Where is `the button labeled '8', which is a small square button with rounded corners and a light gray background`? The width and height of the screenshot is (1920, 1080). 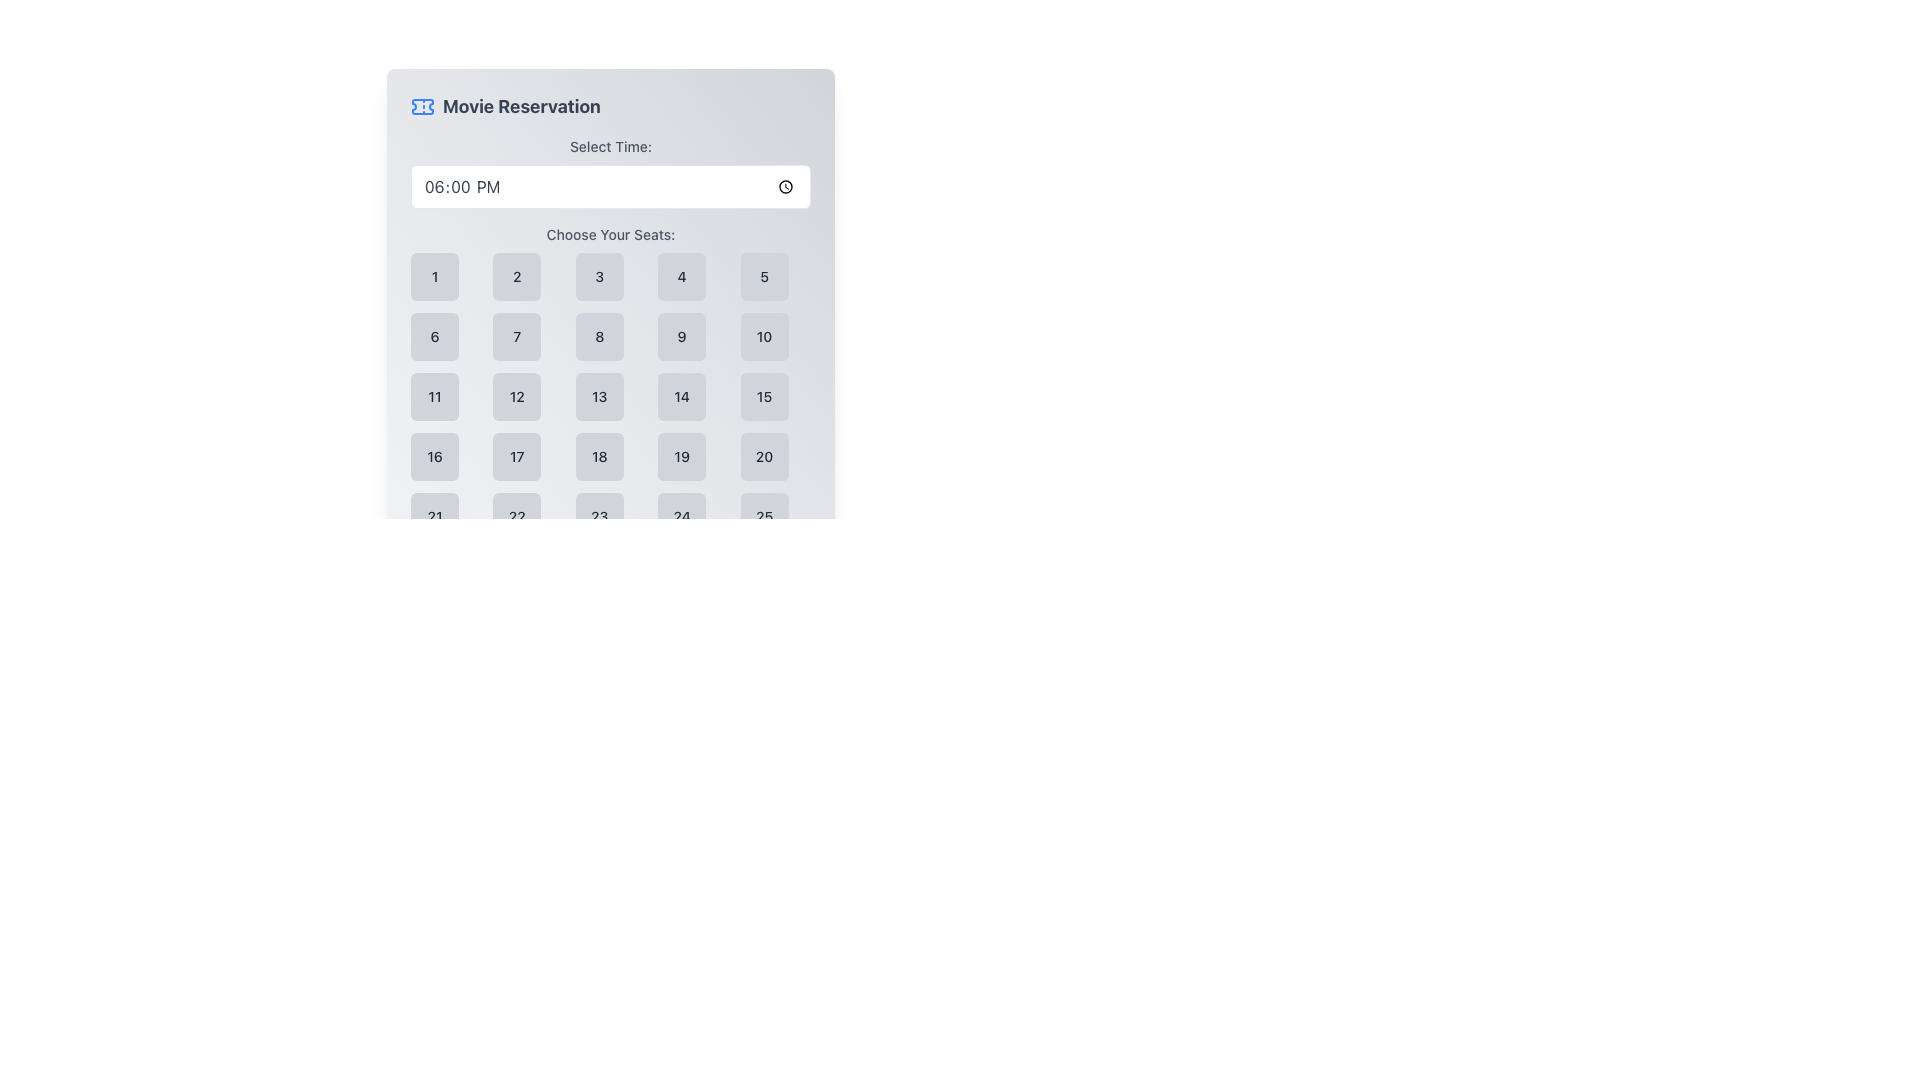
the button labeled '8', which is a small square button with rounded corners and a light gray background is located at coordinates (598, 335).